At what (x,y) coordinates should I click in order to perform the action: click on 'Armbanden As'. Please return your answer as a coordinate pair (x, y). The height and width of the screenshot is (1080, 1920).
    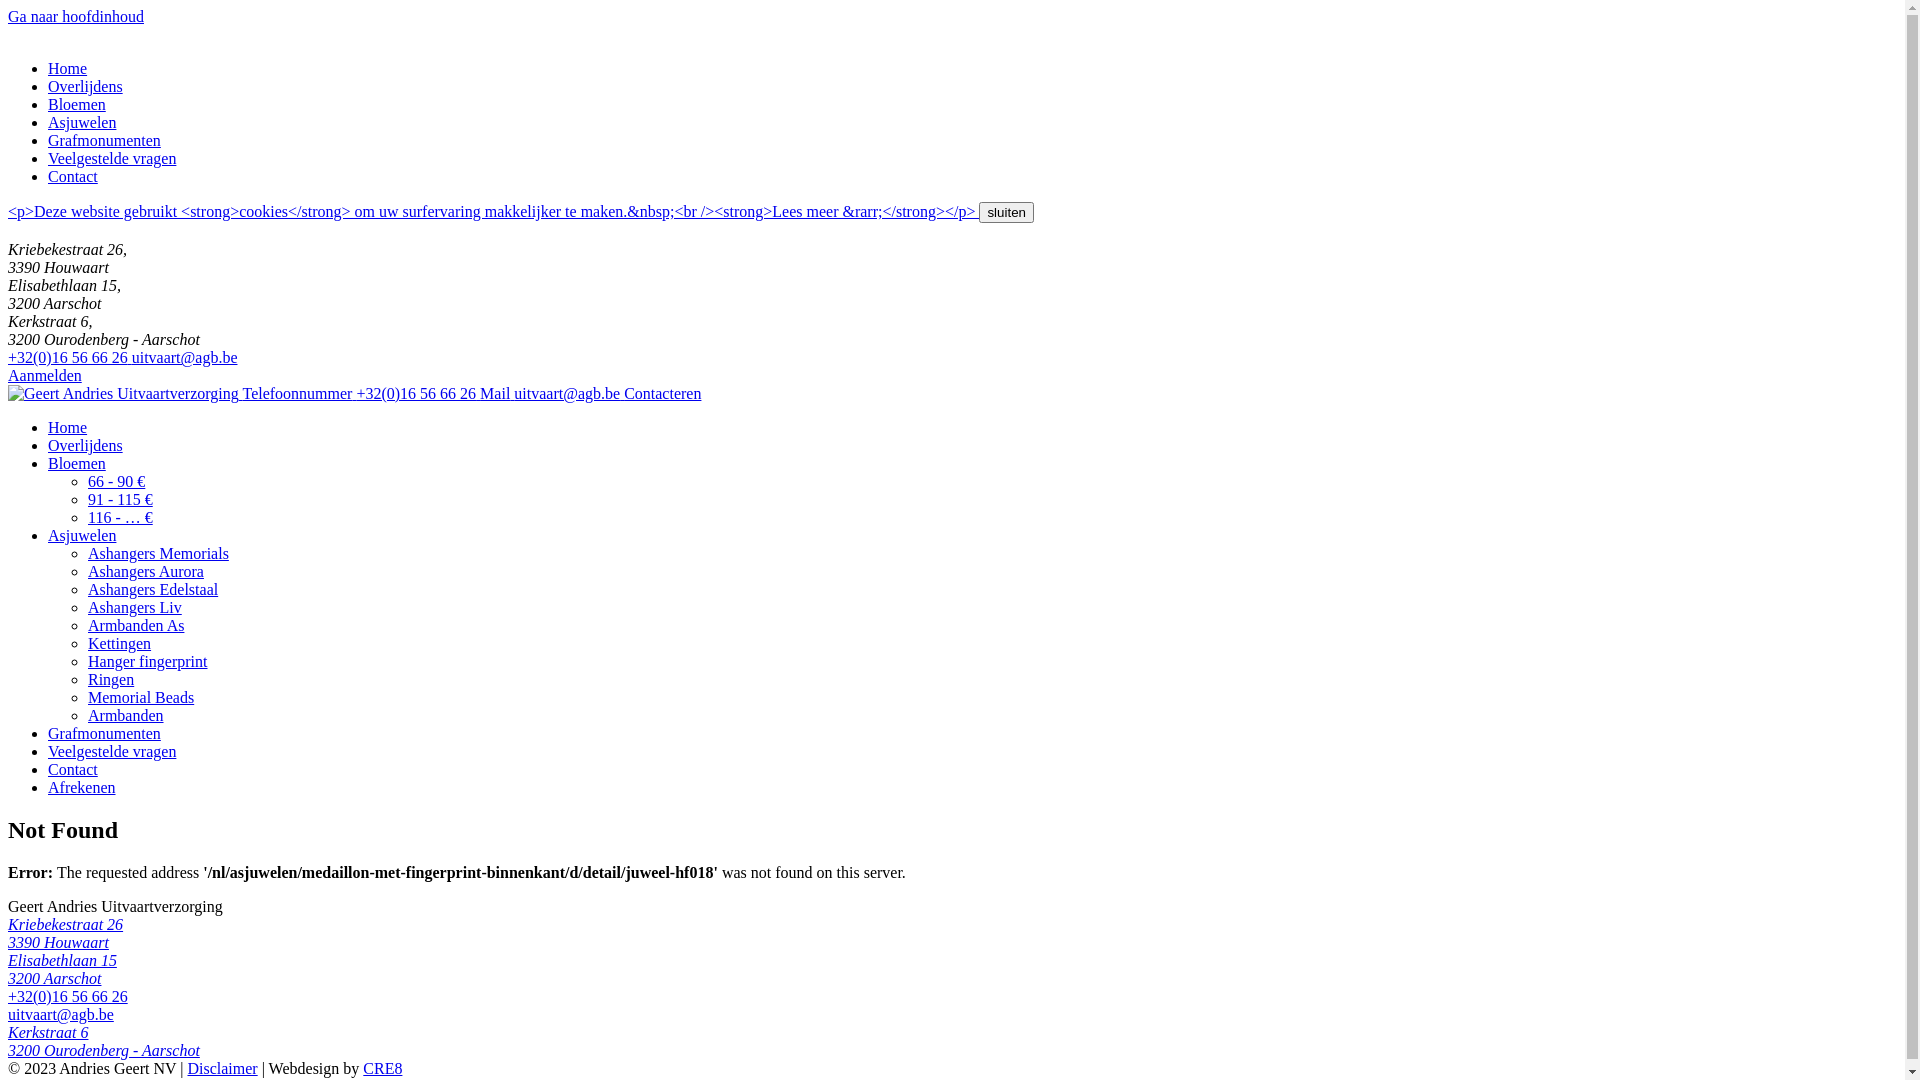
    Looking at the image, I should click on (134, 624).